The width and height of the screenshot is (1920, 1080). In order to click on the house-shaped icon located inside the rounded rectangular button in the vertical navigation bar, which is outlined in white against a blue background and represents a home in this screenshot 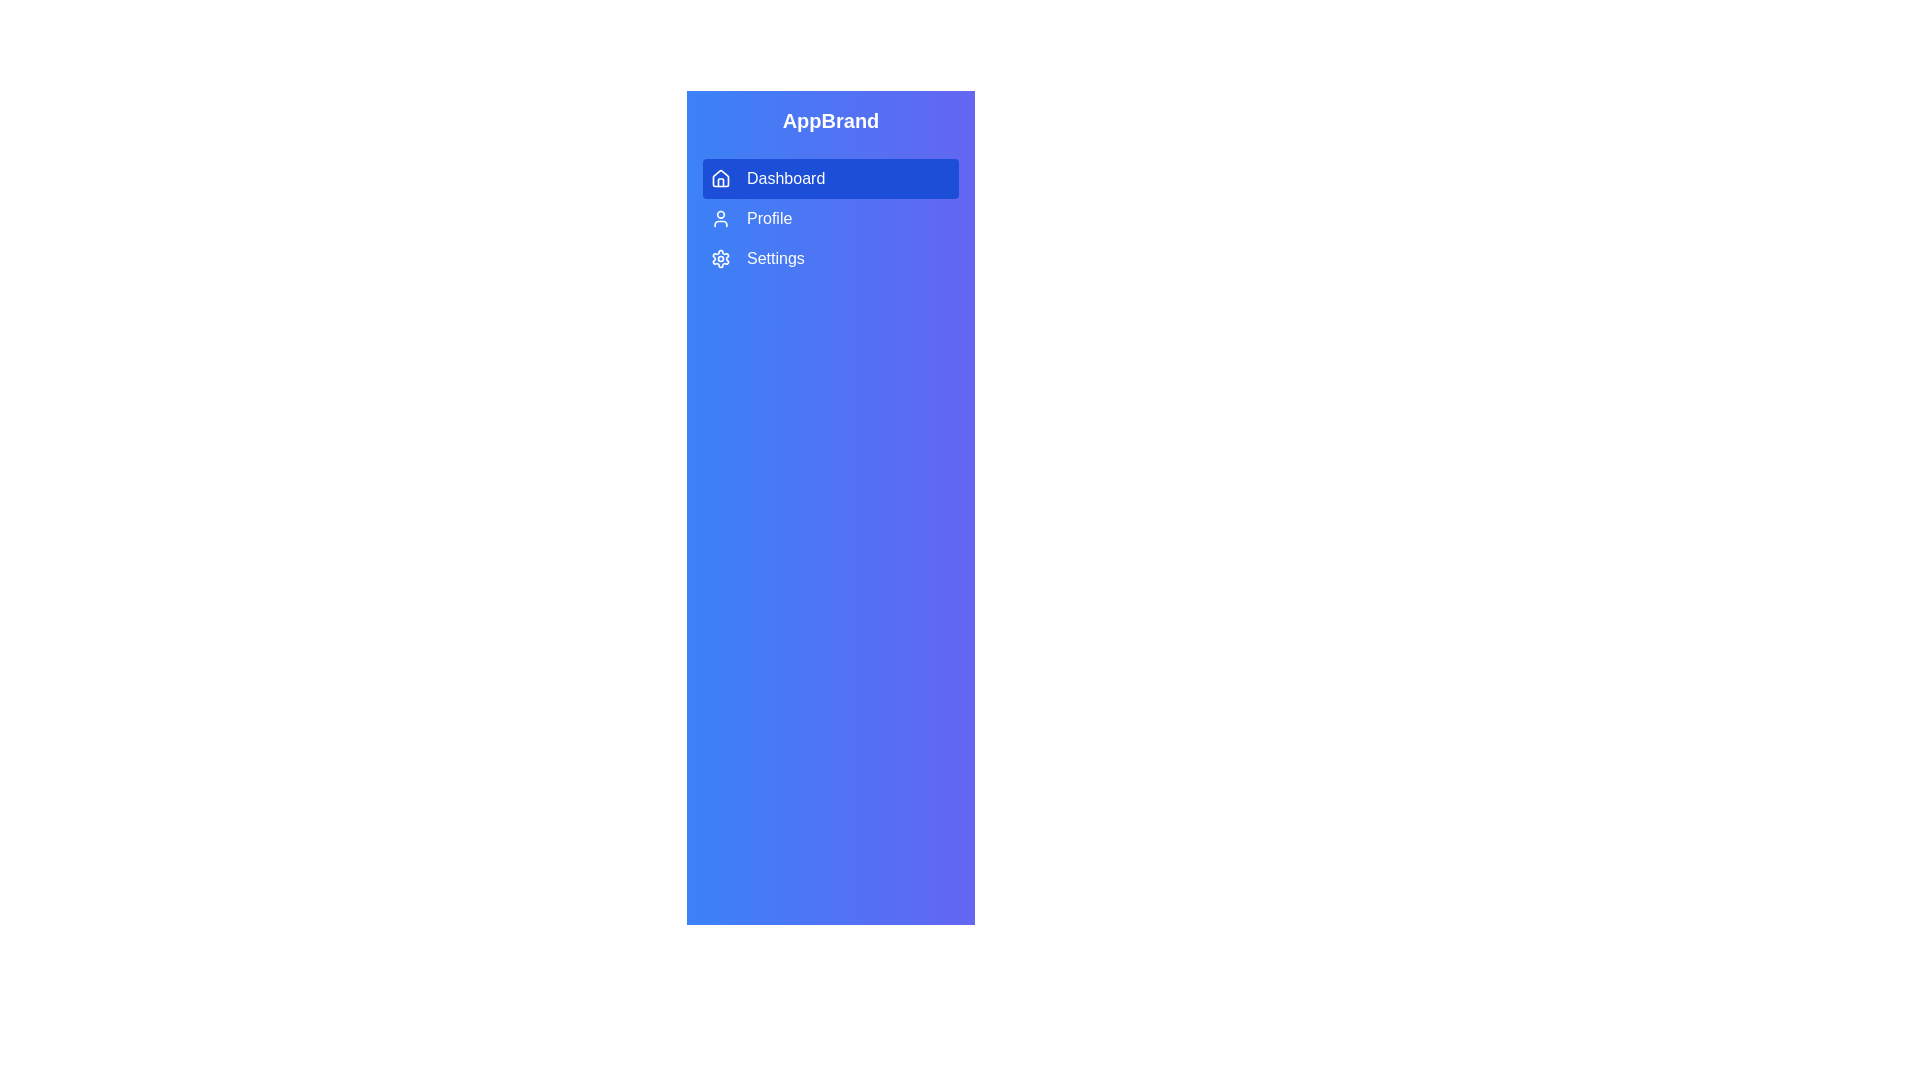, I will do `click(720, 176)`.